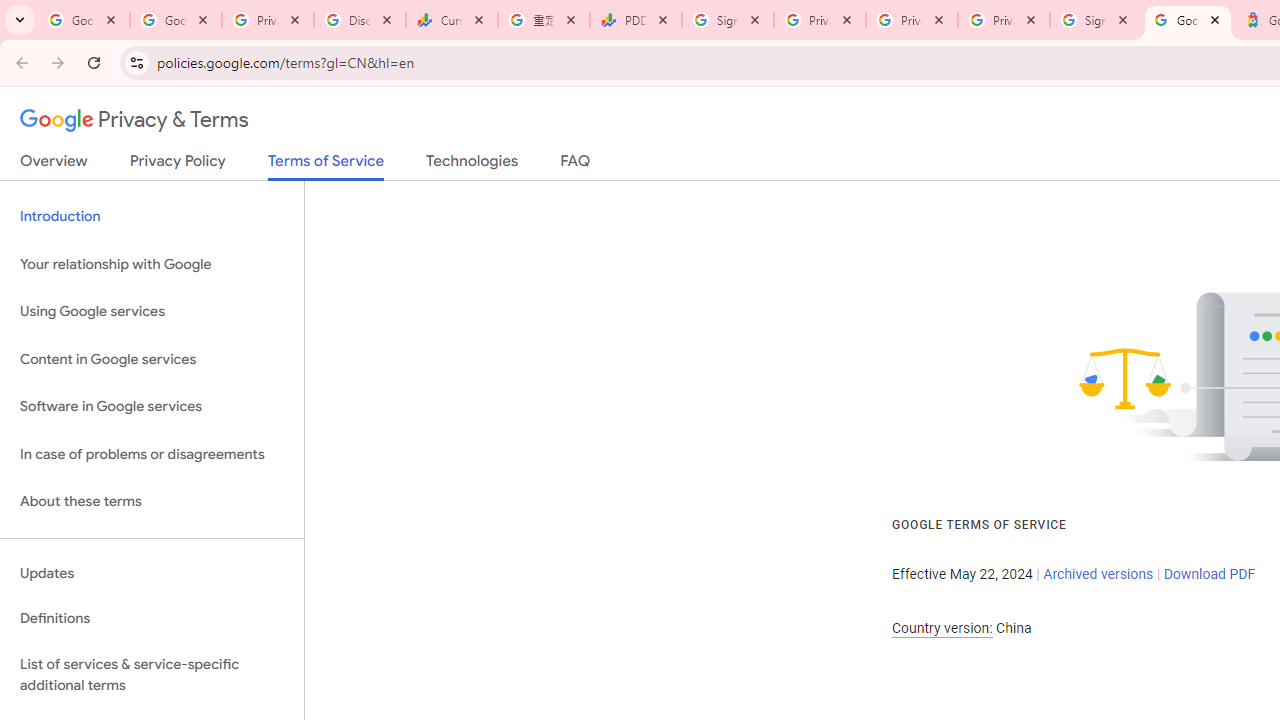 The image size is (1280, 720). What do you see at coordinates (151, 573) in the screenshot?
I see `'Updates'` at bounding box center [151, 573].